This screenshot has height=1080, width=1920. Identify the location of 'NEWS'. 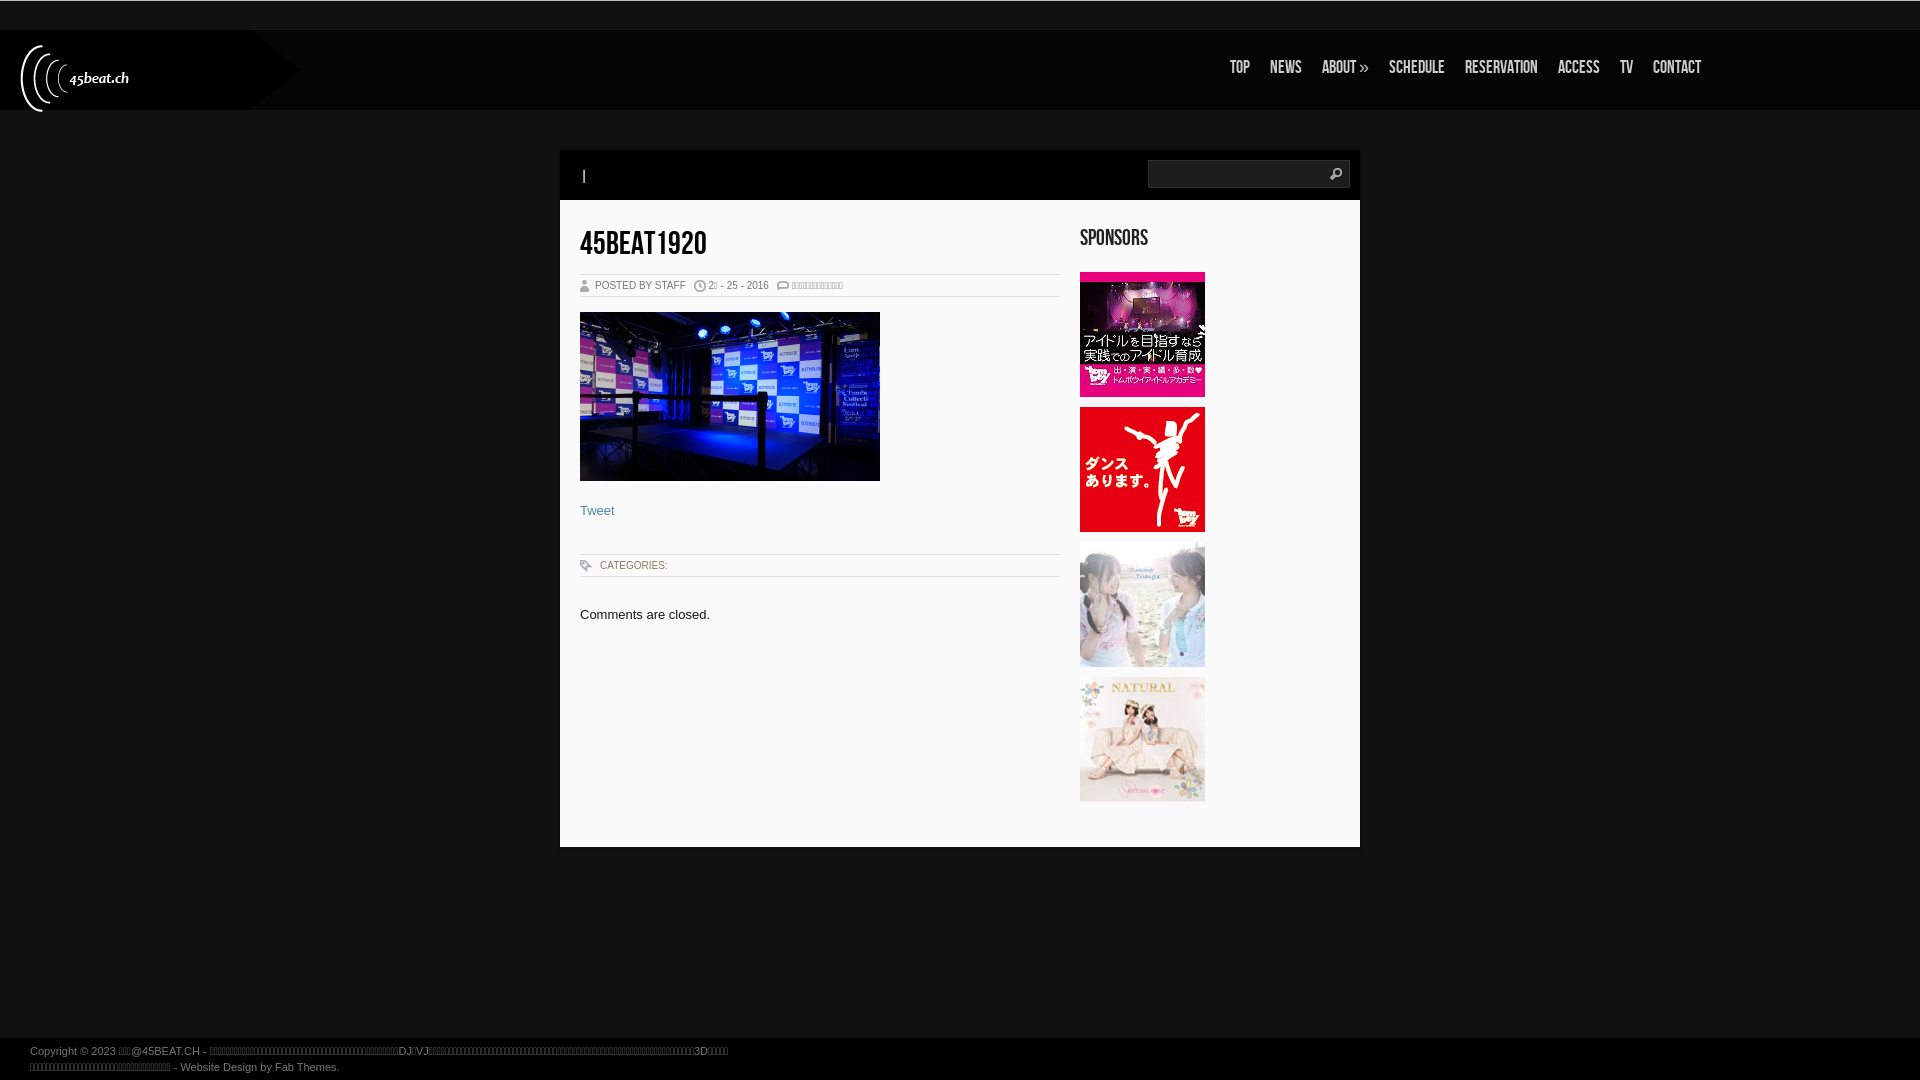
(1286, 66).